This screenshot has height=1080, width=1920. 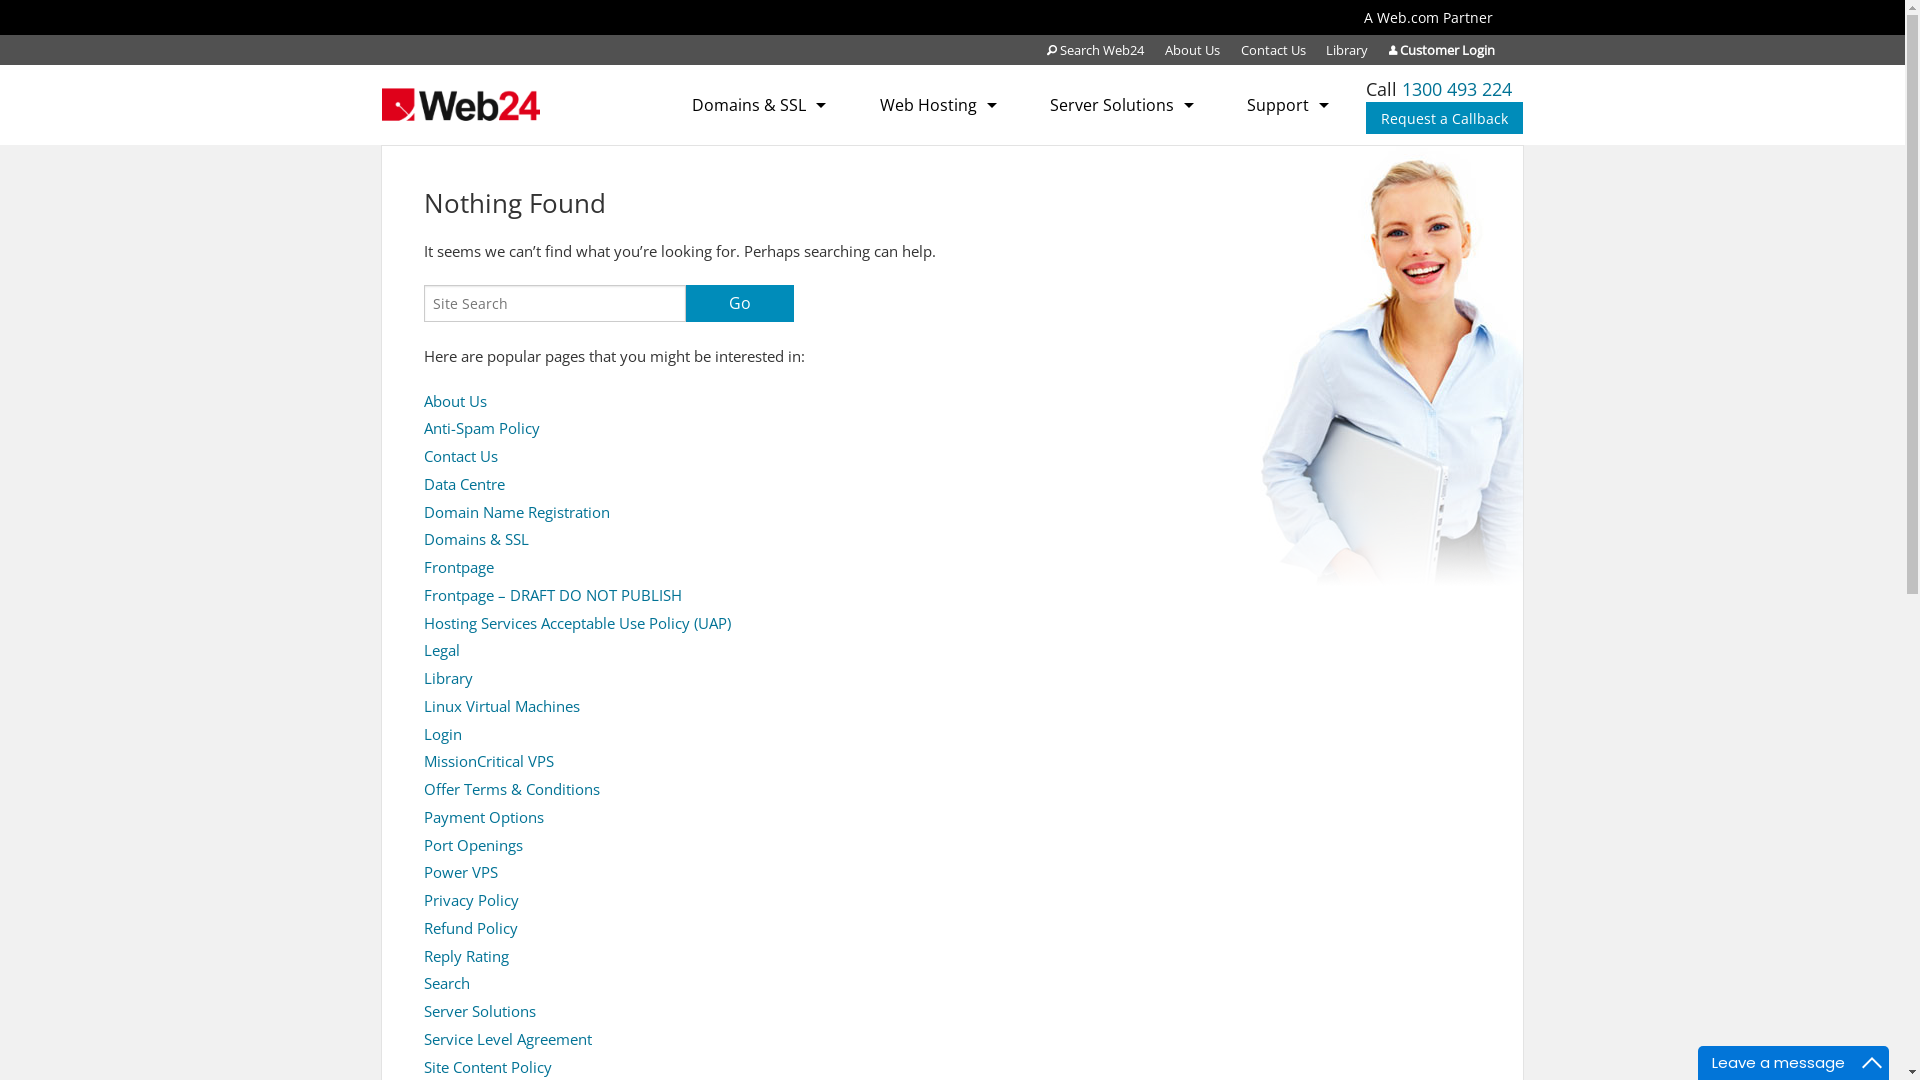 What do you see at coordinates (1045, 49) in the screenshot?
I see `'Search Web24'` at bounding box center [1045, 49].